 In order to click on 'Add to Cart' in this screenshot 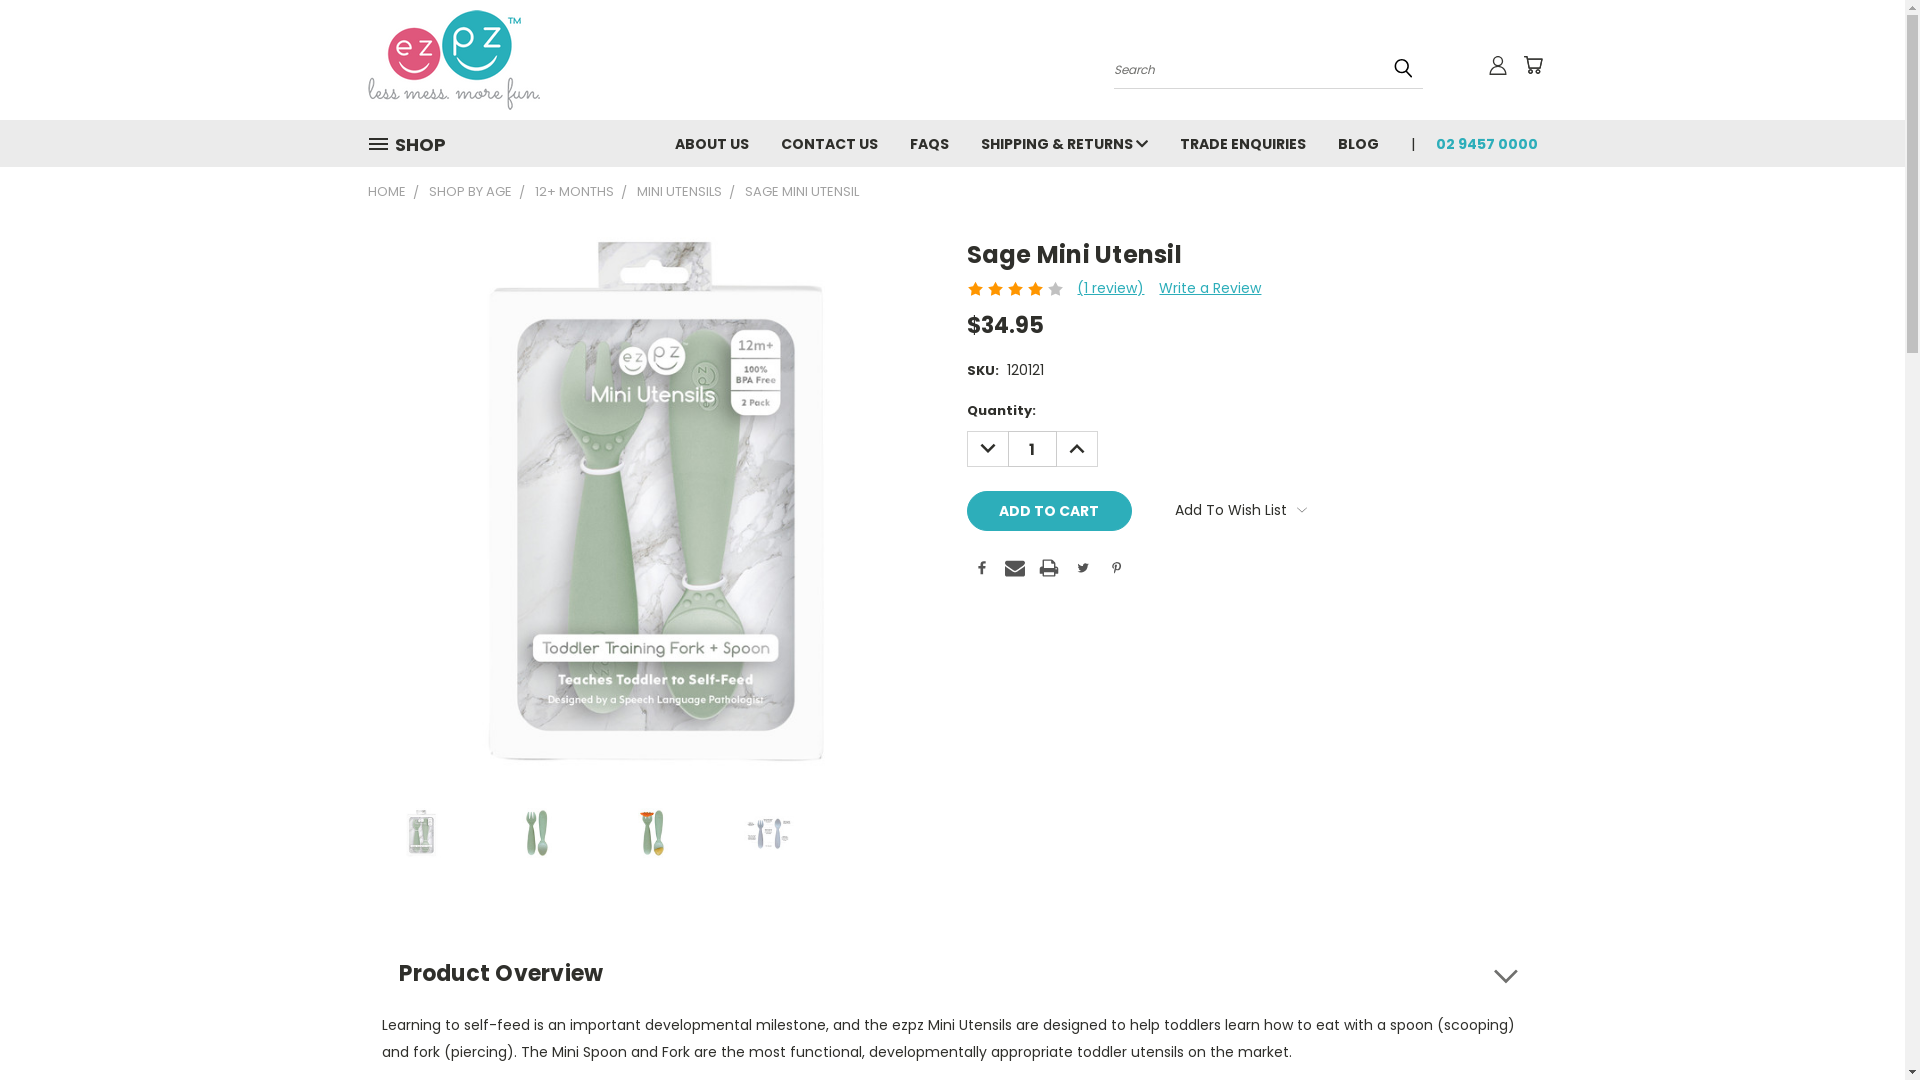, I will do `click(1048, 509)`.